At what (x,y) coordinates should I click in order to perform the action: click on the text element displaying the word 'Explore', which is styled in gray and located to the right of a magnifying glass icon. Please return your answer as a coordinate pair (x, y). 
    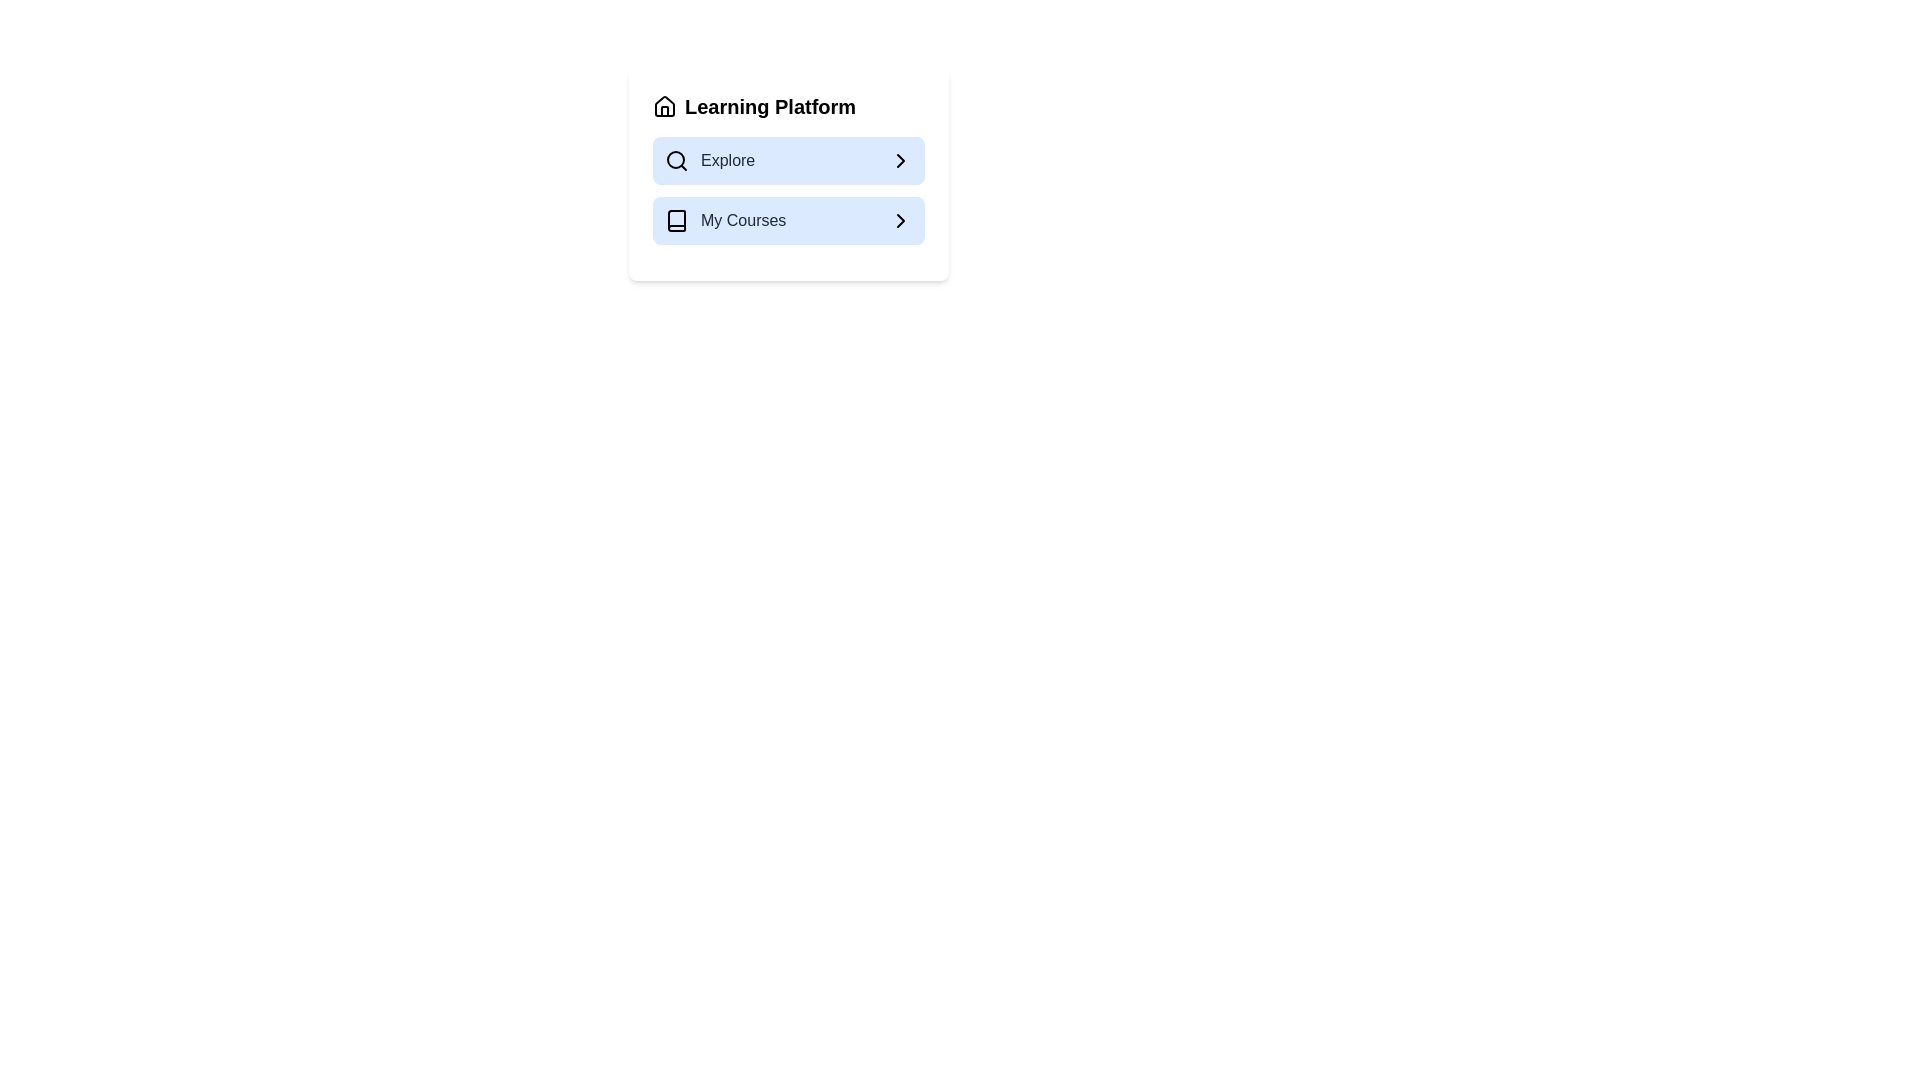
    Looking at the image, I should click on (727, 160).